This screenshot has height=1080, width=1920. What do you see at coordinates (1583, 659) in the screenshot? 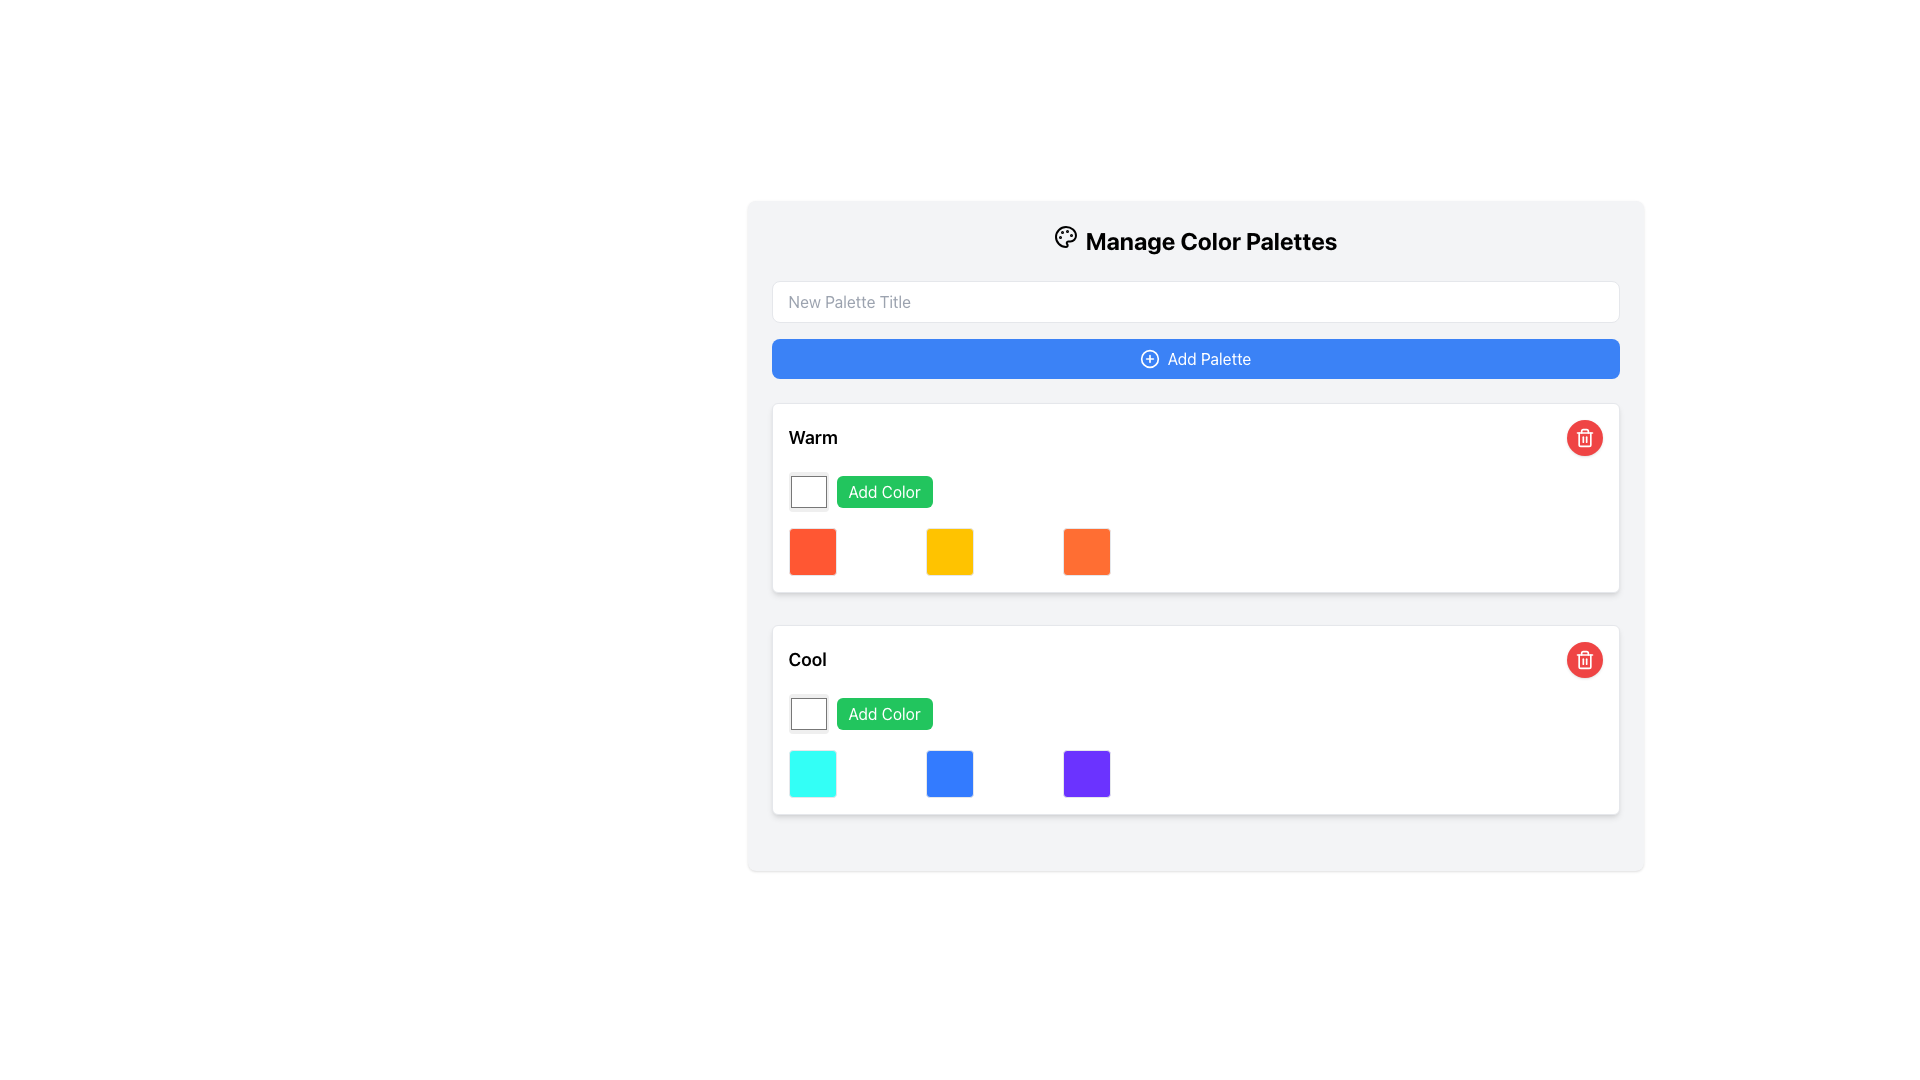
I see `the circular red button with a white trash can icon located on the right side of the 'Cool' section` at bounding box center [1583, 659].